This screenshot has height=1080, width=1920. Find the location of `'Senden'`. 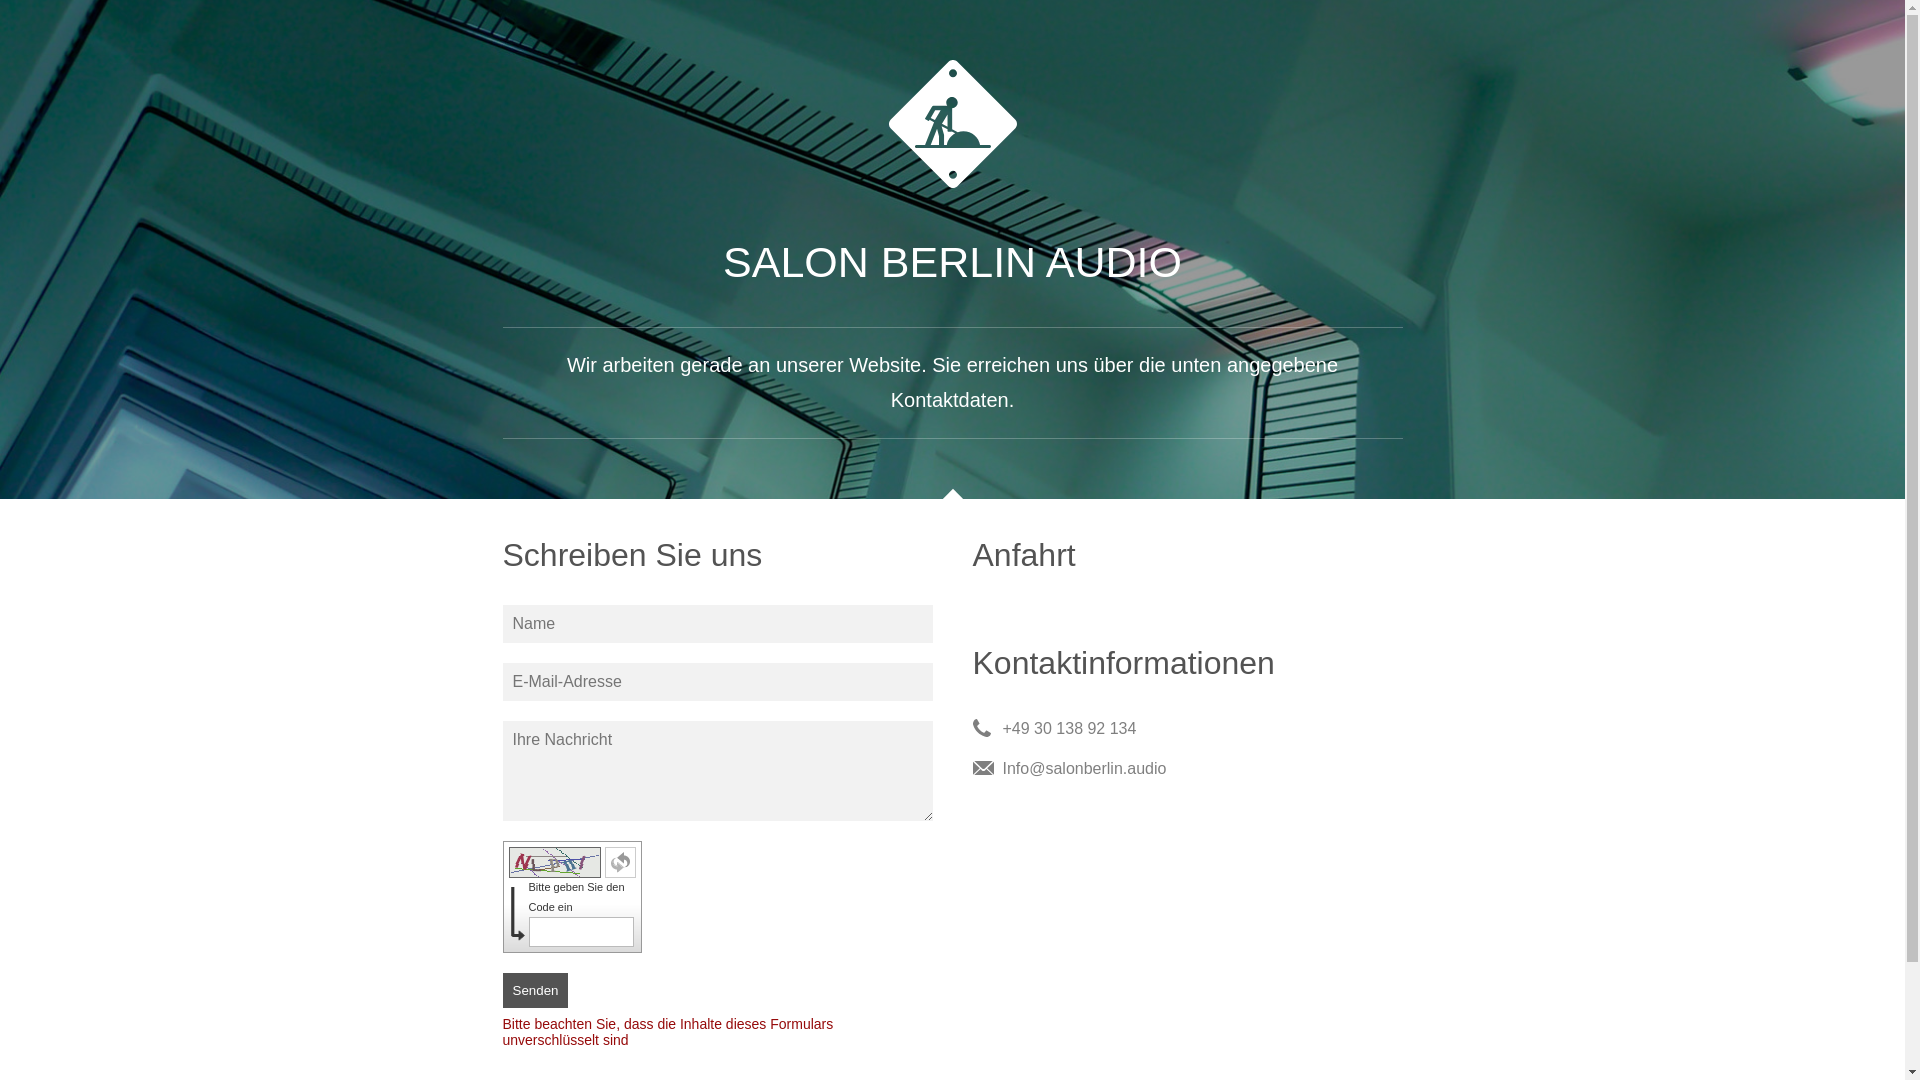

'Senden' is located at coordinates (534, 990).